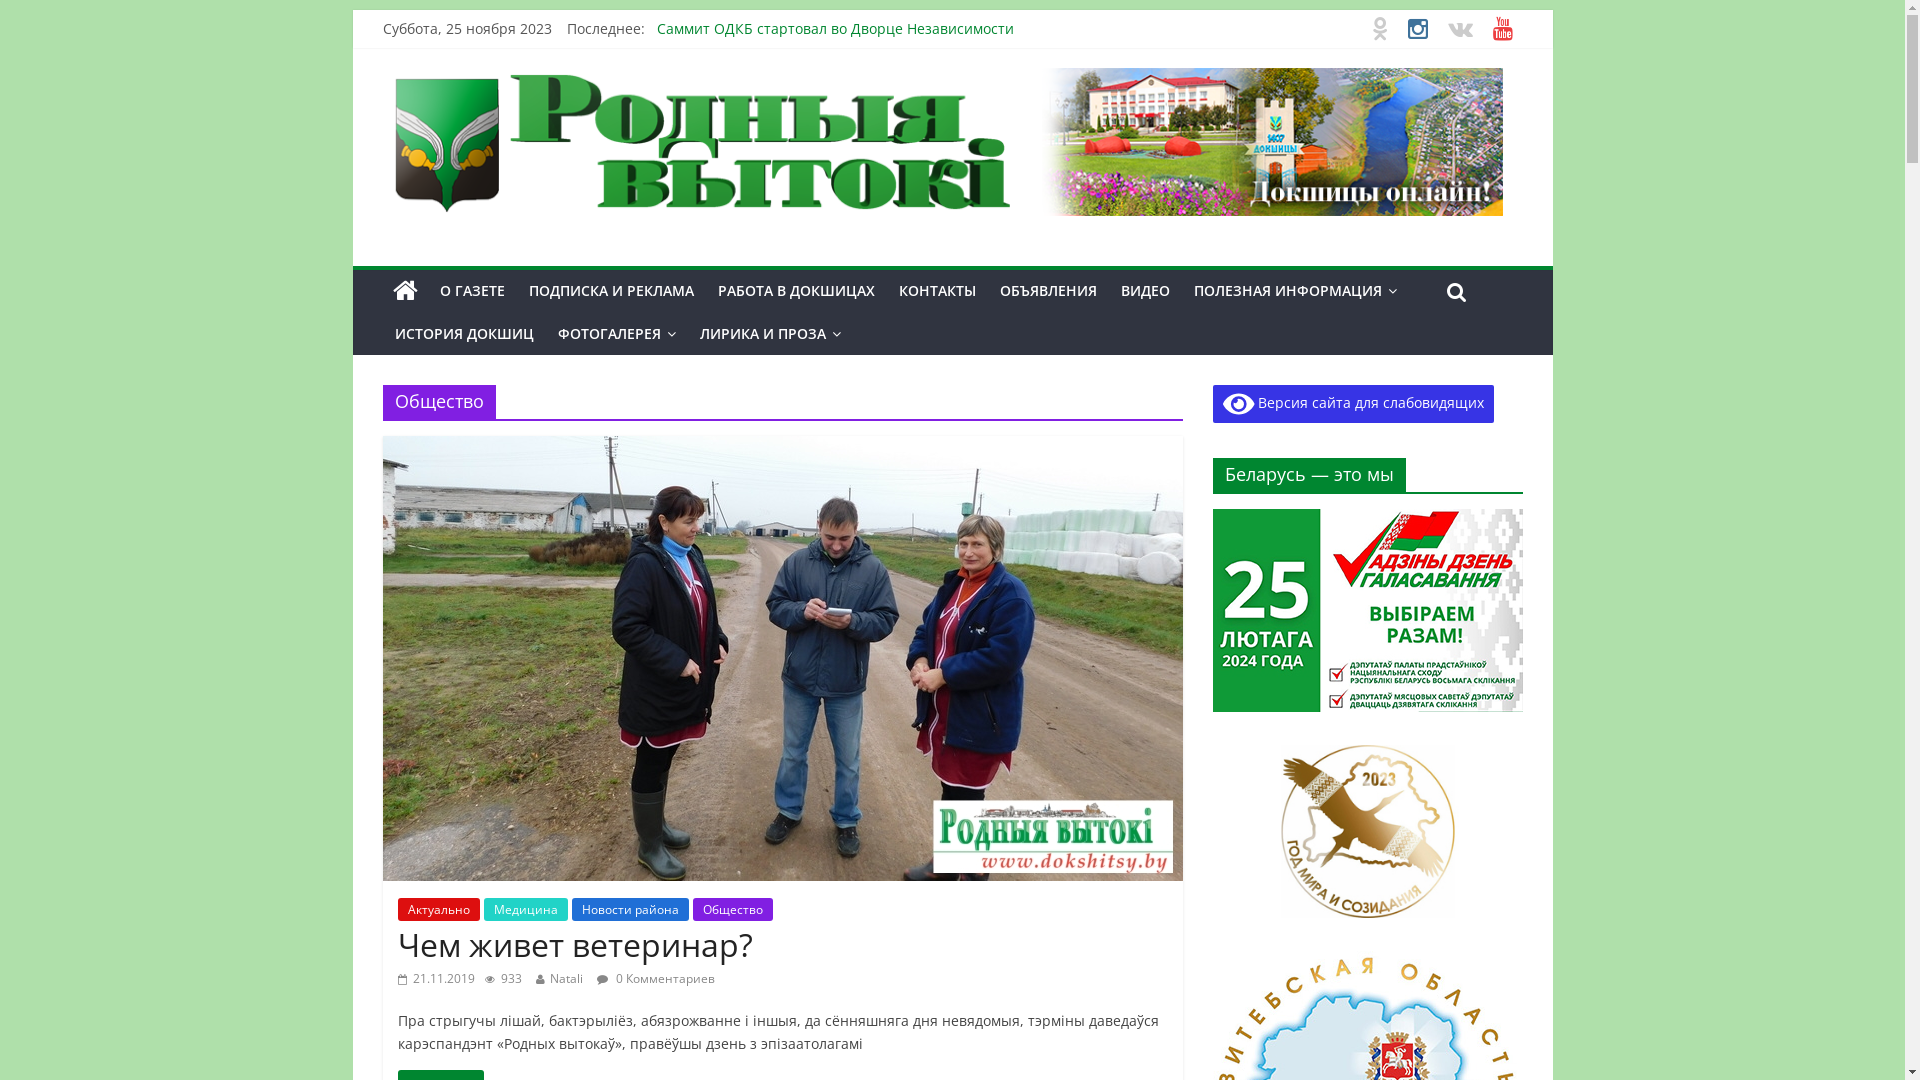  Describe the element at coordinates (484, 977) in the screenshot. I see `'933'` at that location.